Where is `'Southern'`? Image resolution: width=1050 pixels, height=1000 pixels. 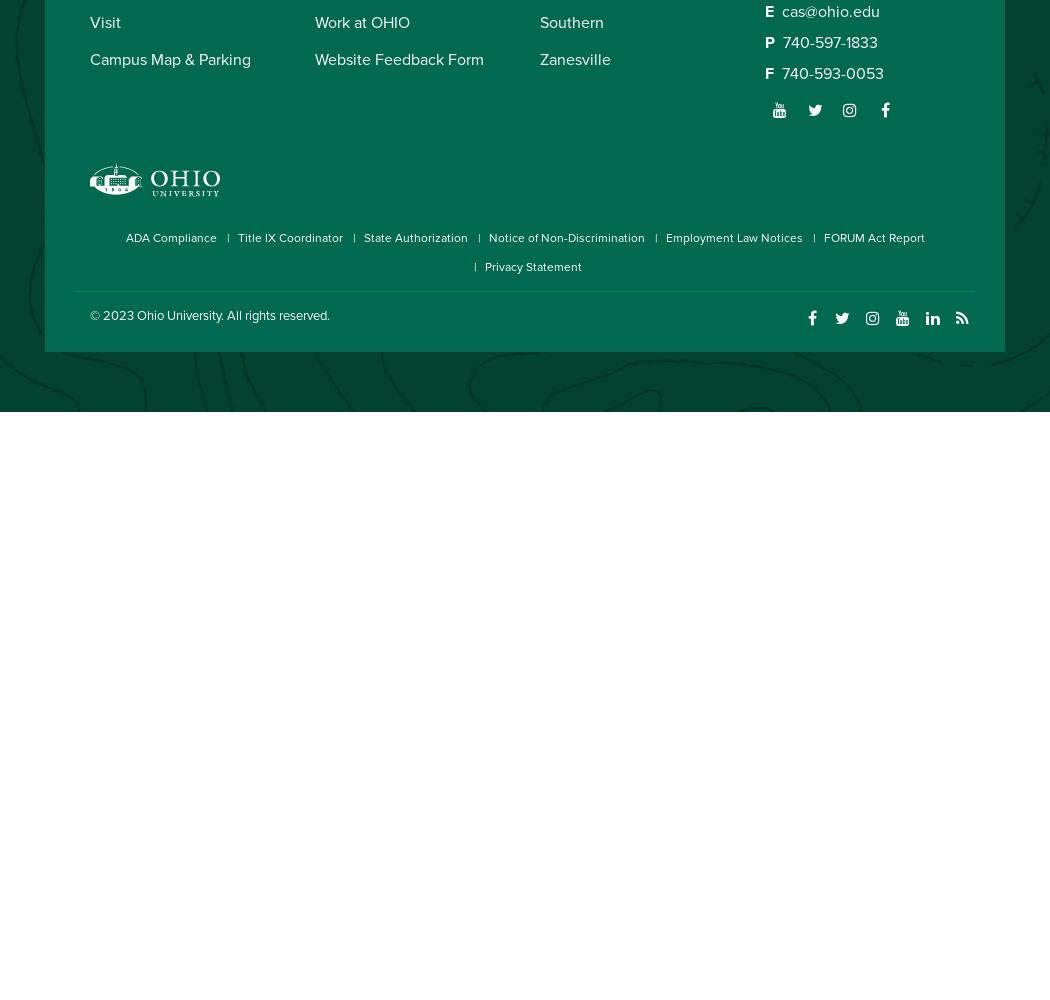 'Southern' is located at coordinates (540, 22).